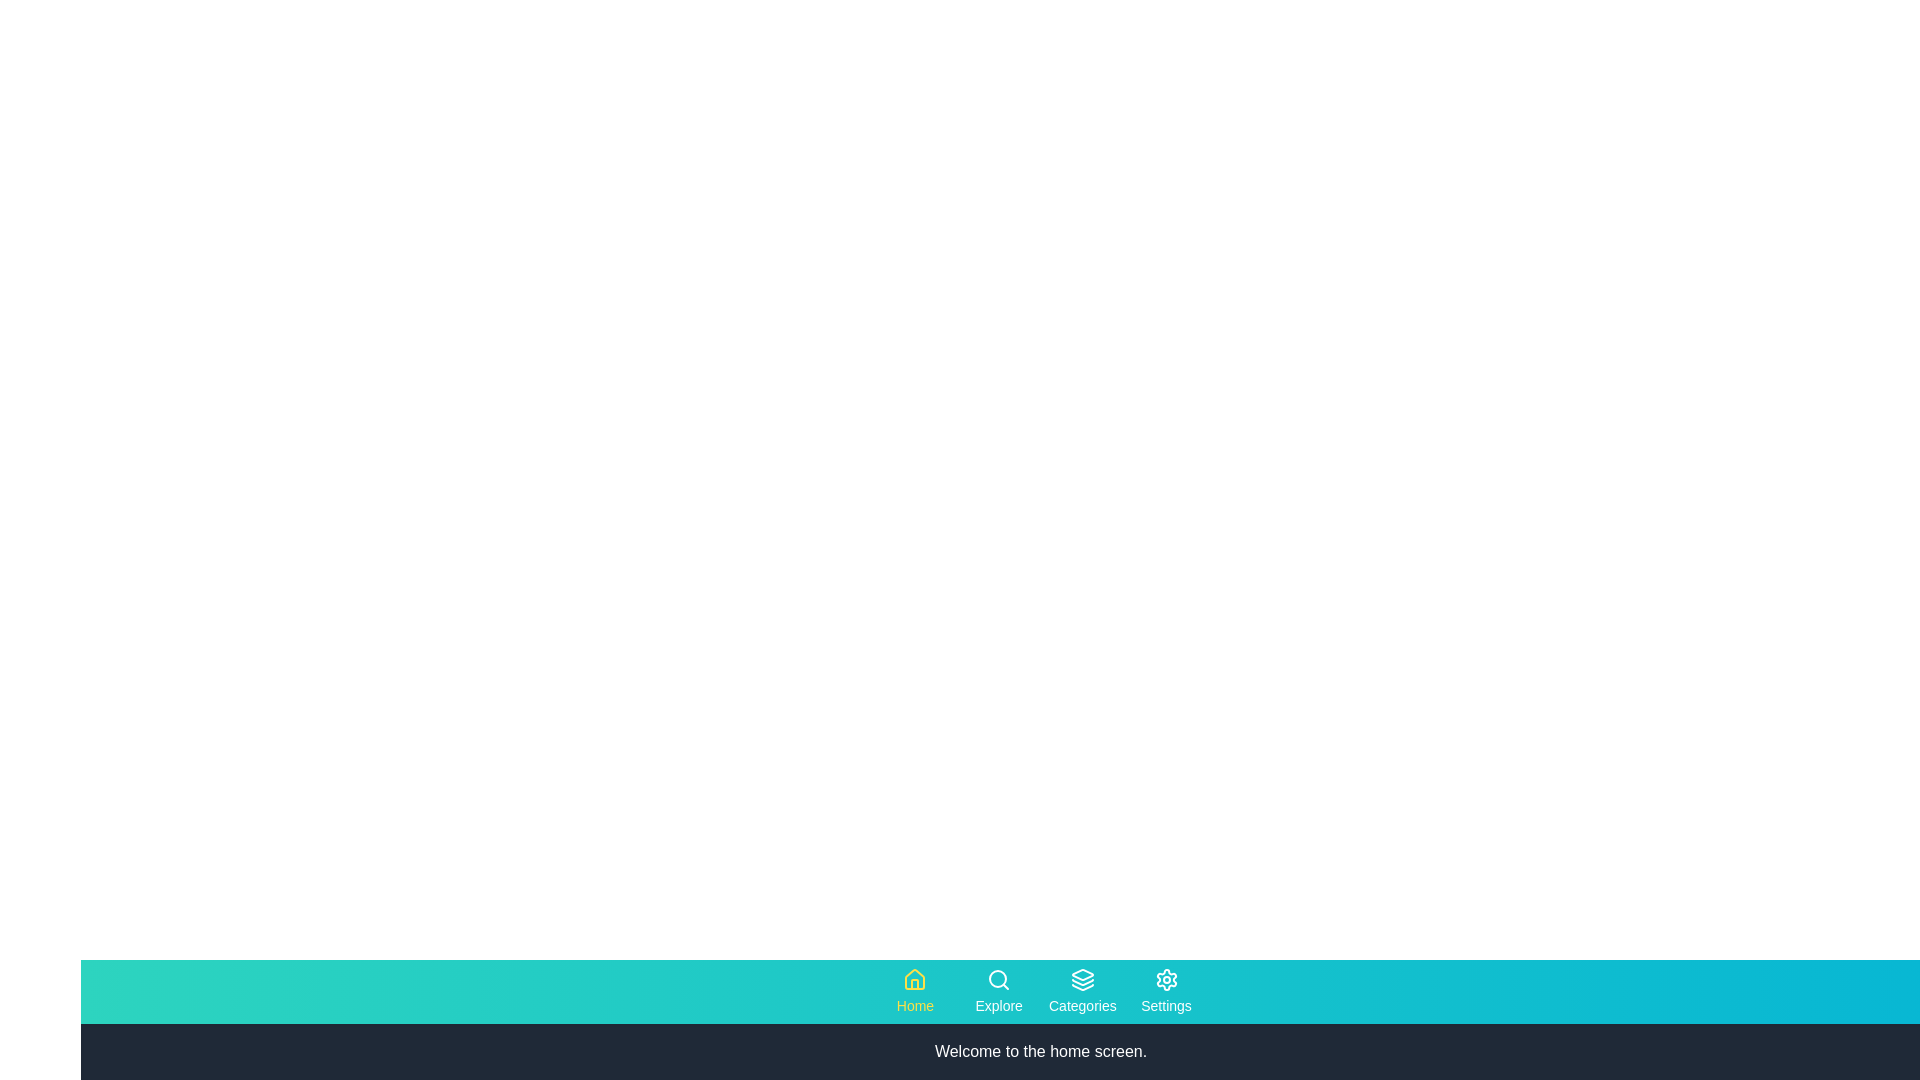  I want to click on the tab labeled 'Explore' to observe the visual effect, so click(999, 991).